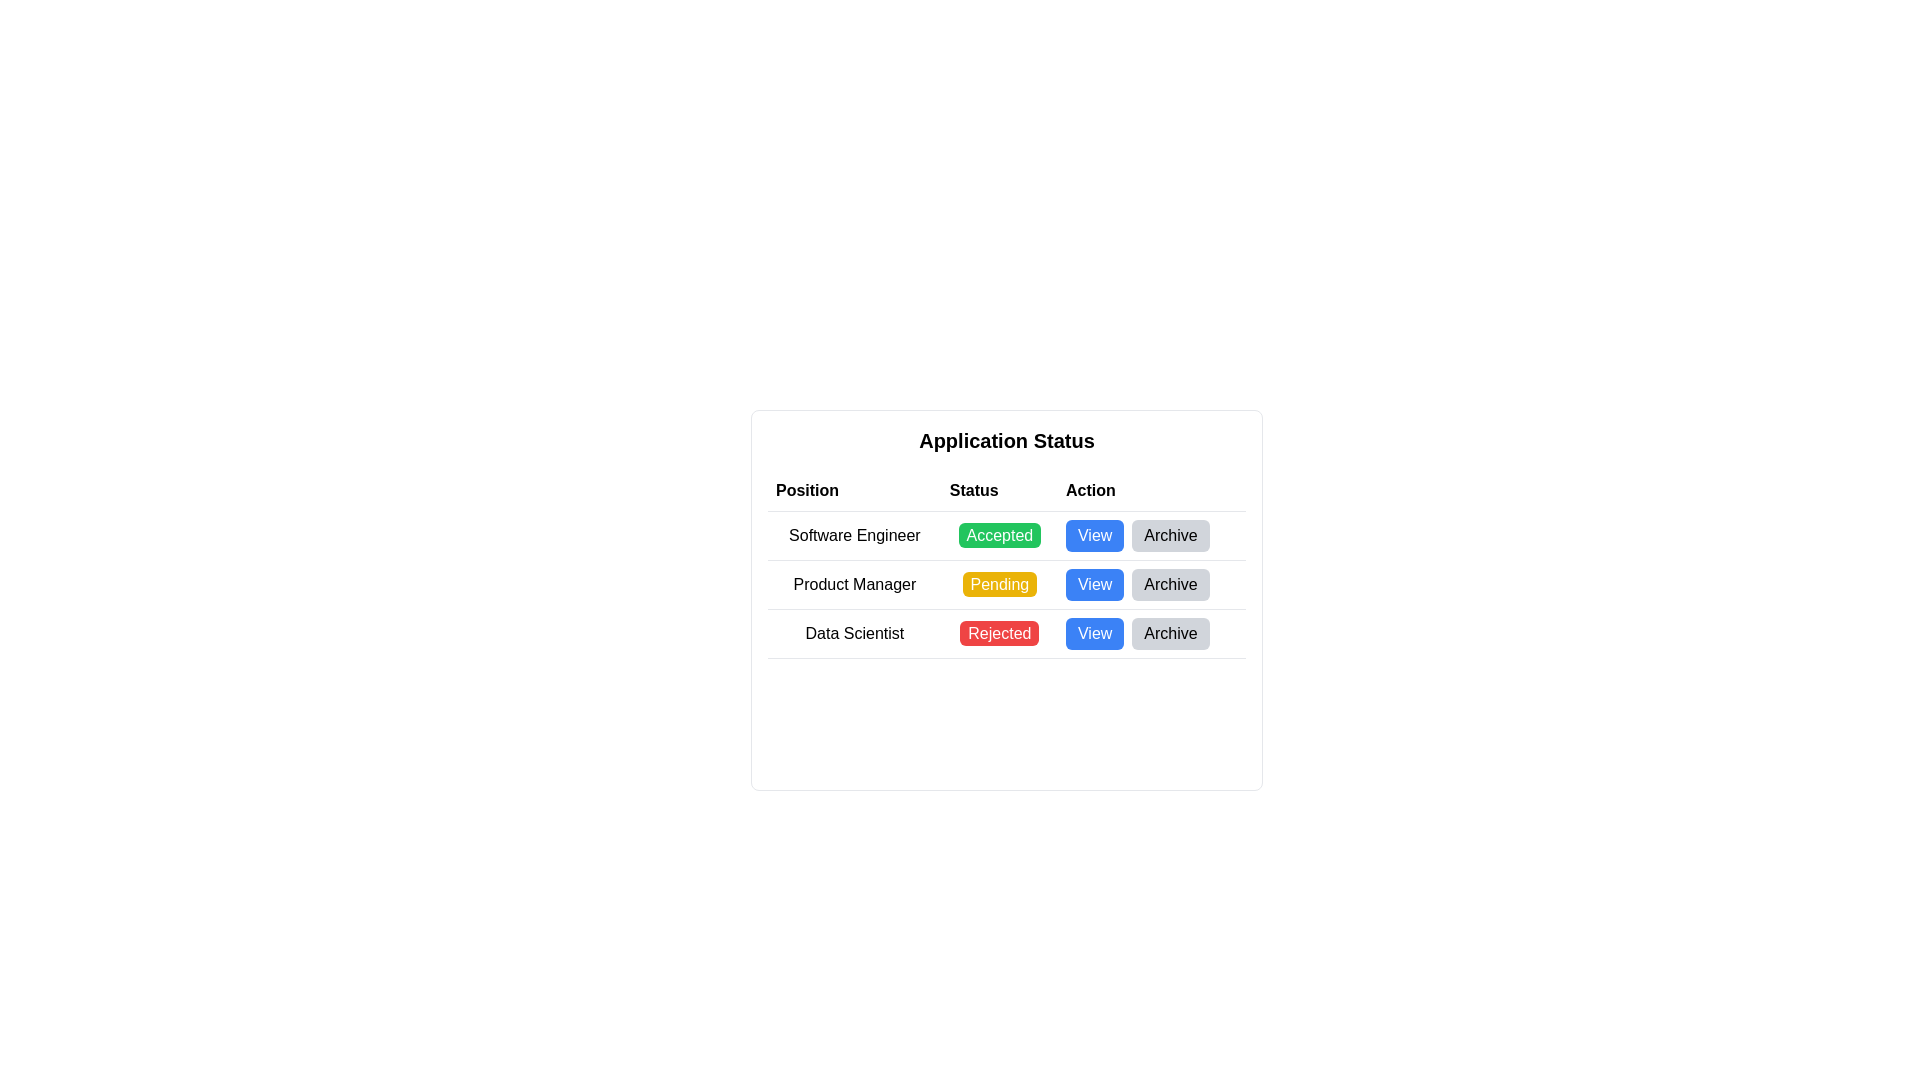 The image size is (1920, 1080). Describe the element at coordinates (999, 633) in the screenshot. I see `status text from the rectangular badge-like component with a red background and white text reading 'Rejected' located in the 'Status' column of the 'Data Scientist' row` at that location.